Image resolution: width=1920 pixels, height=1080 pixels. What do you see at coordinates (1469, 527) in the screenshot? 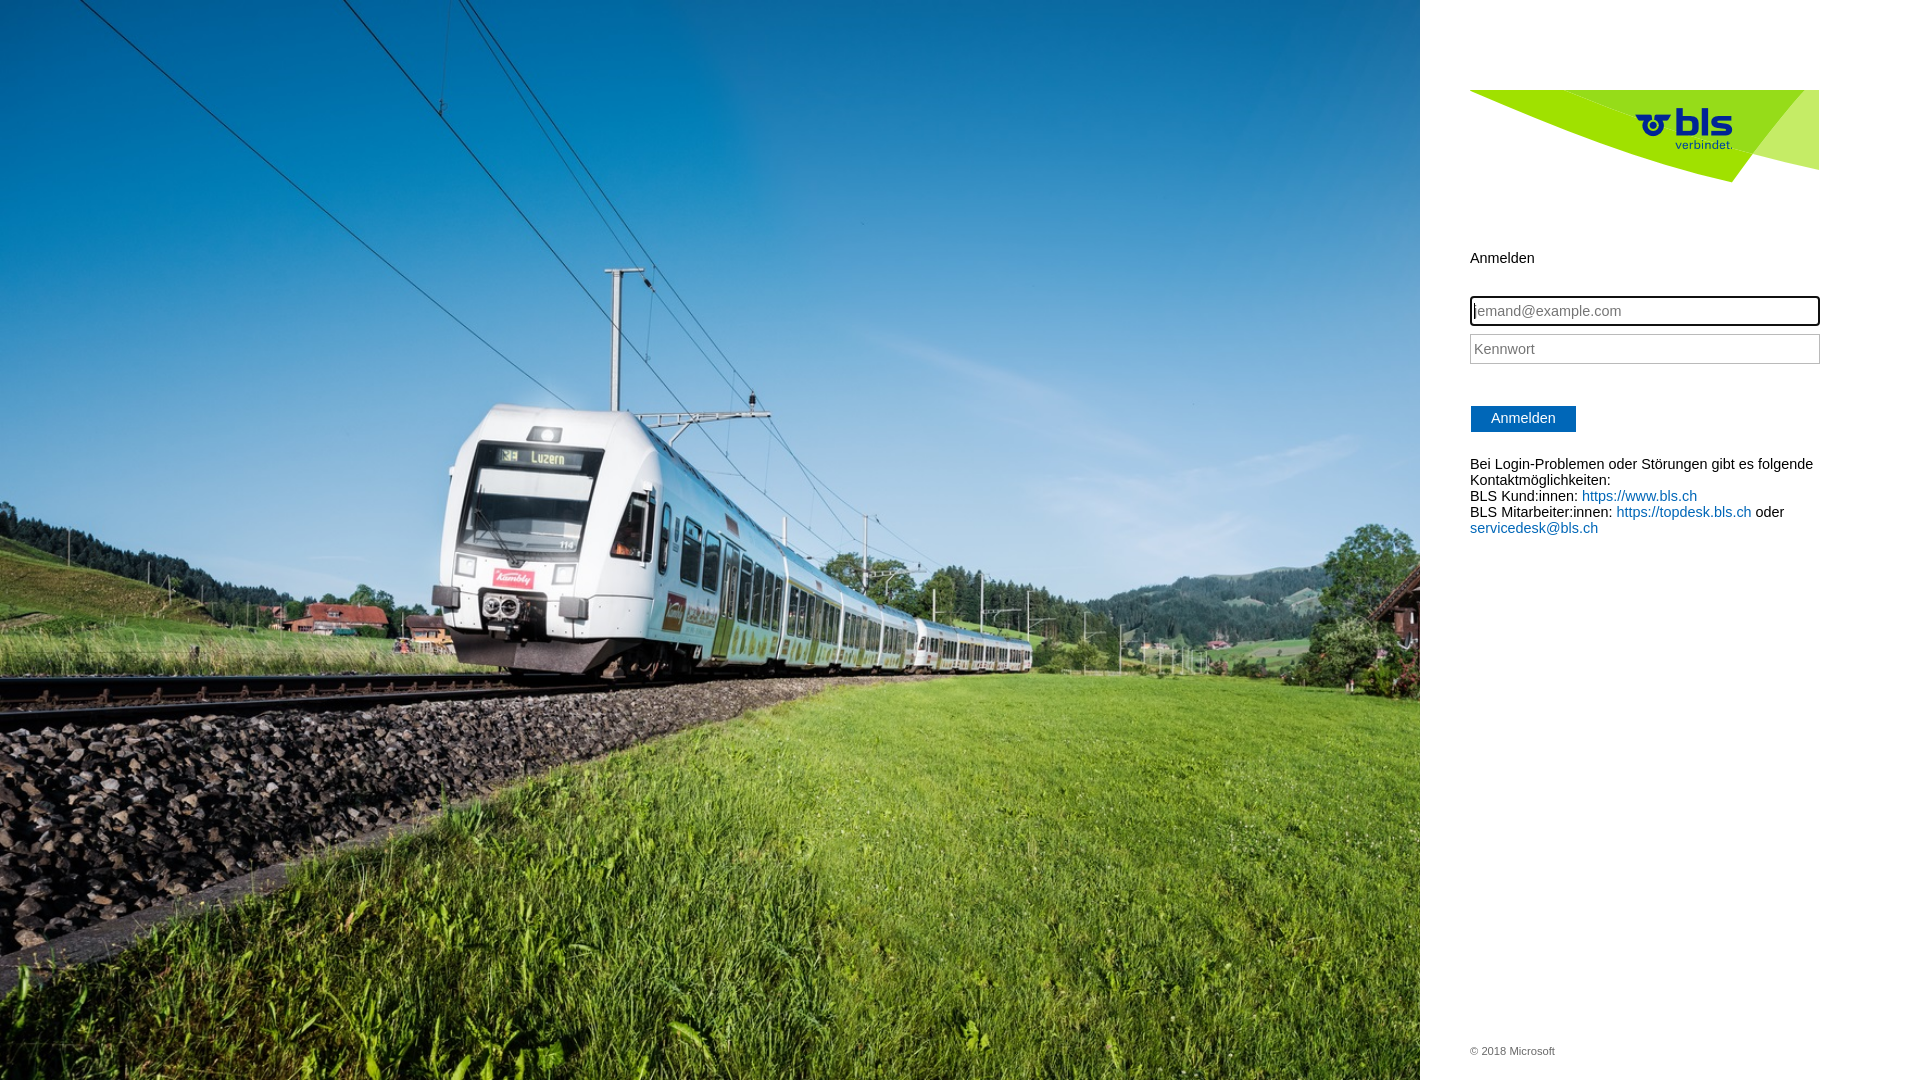
I see `'servicedesk@bls.ch'` at bounding box center [1469, 527].